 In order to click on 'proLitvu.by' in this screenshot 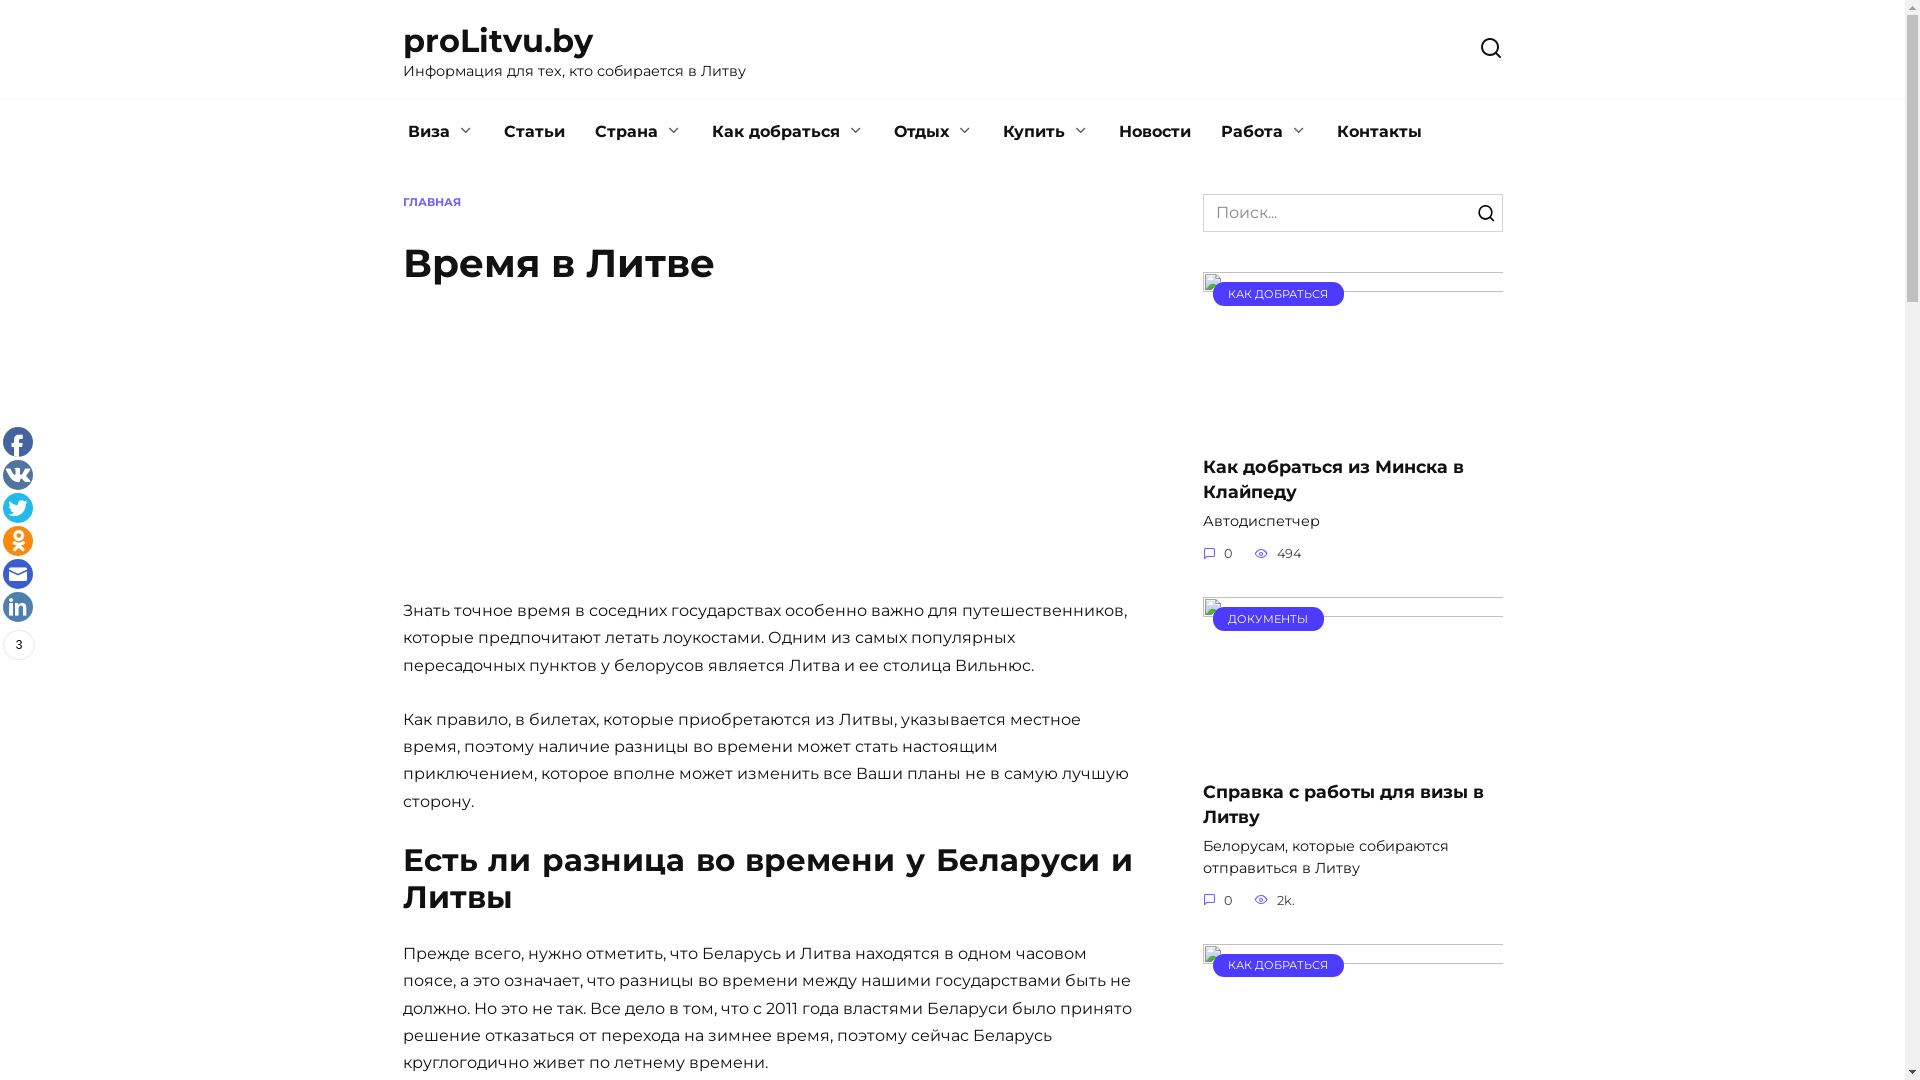, I will do `click(497, 40)`.